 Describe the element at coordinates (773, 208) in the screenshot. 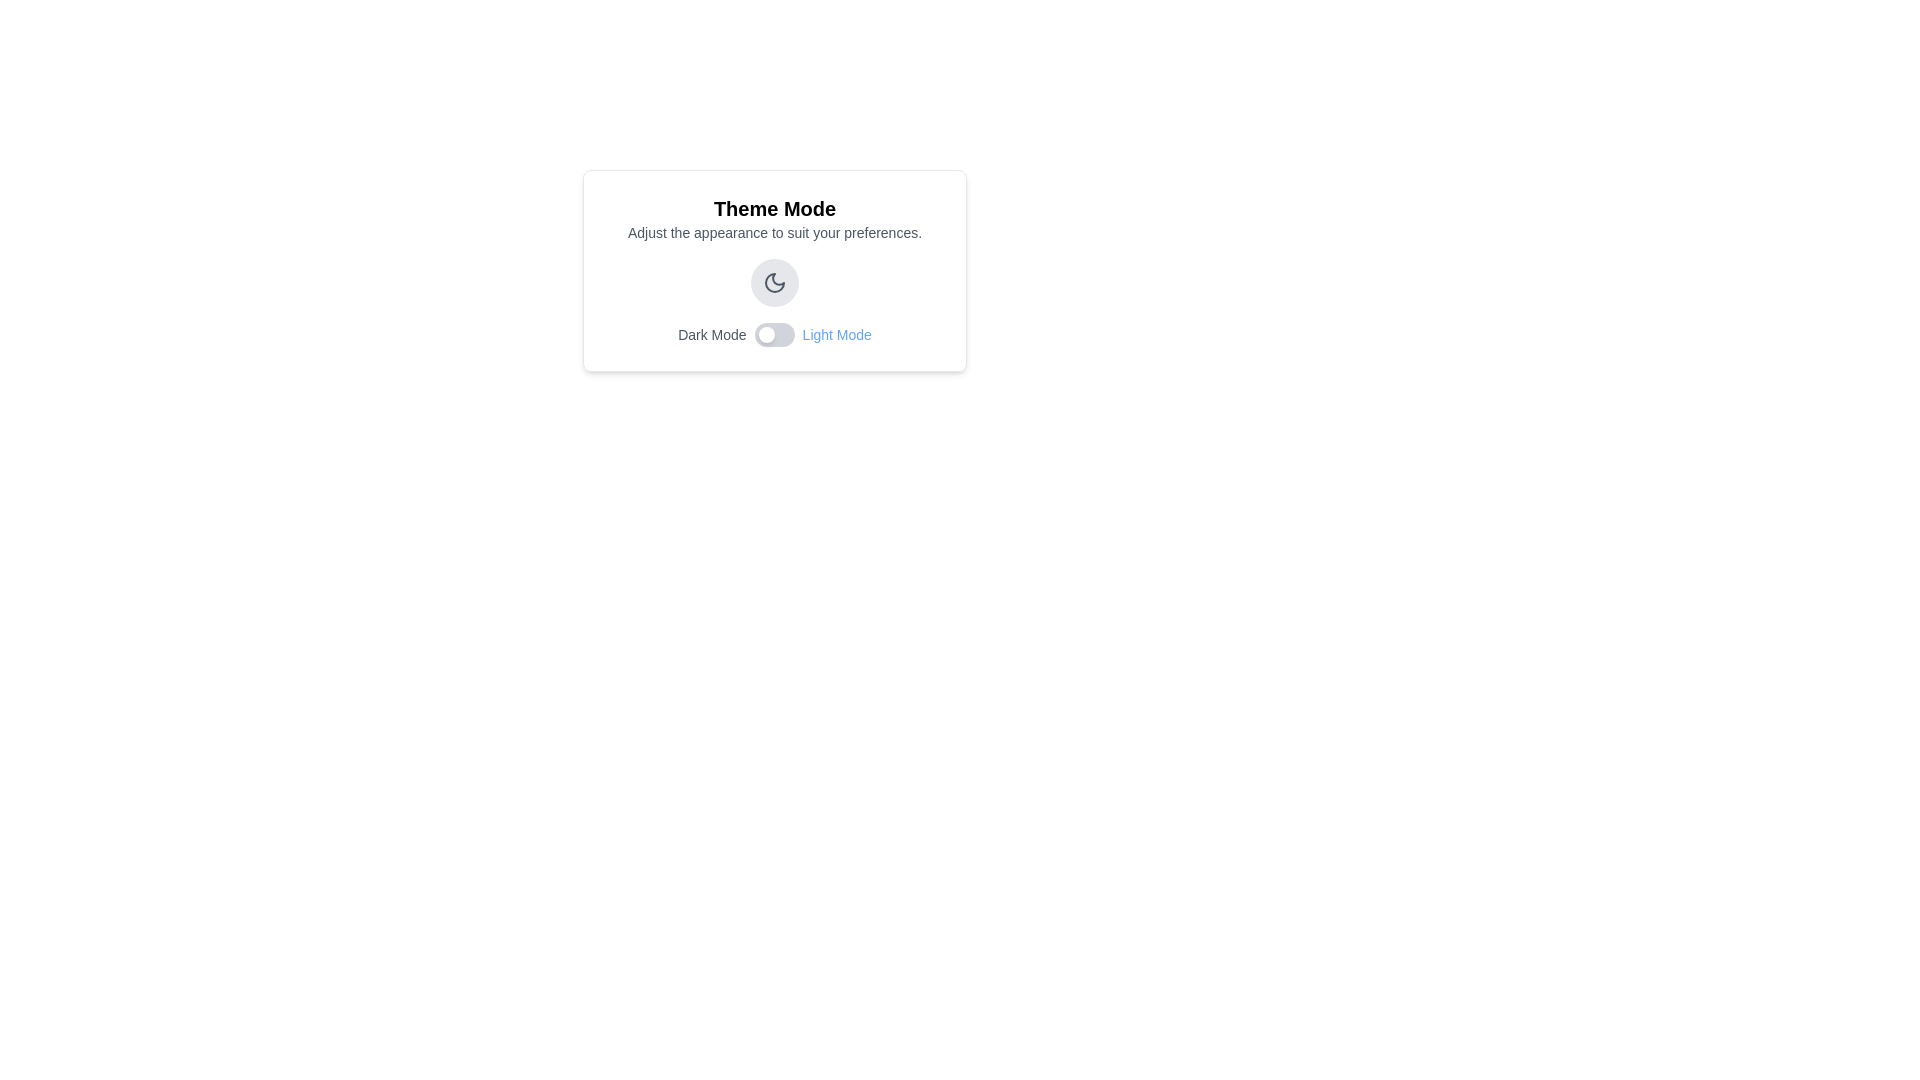

I see `the bold text heading with the content 'Theme Mode', which is styled in black and positioned centrally above the descriptive text 'Adjust the appearance to suit your preferences.'` at that location.